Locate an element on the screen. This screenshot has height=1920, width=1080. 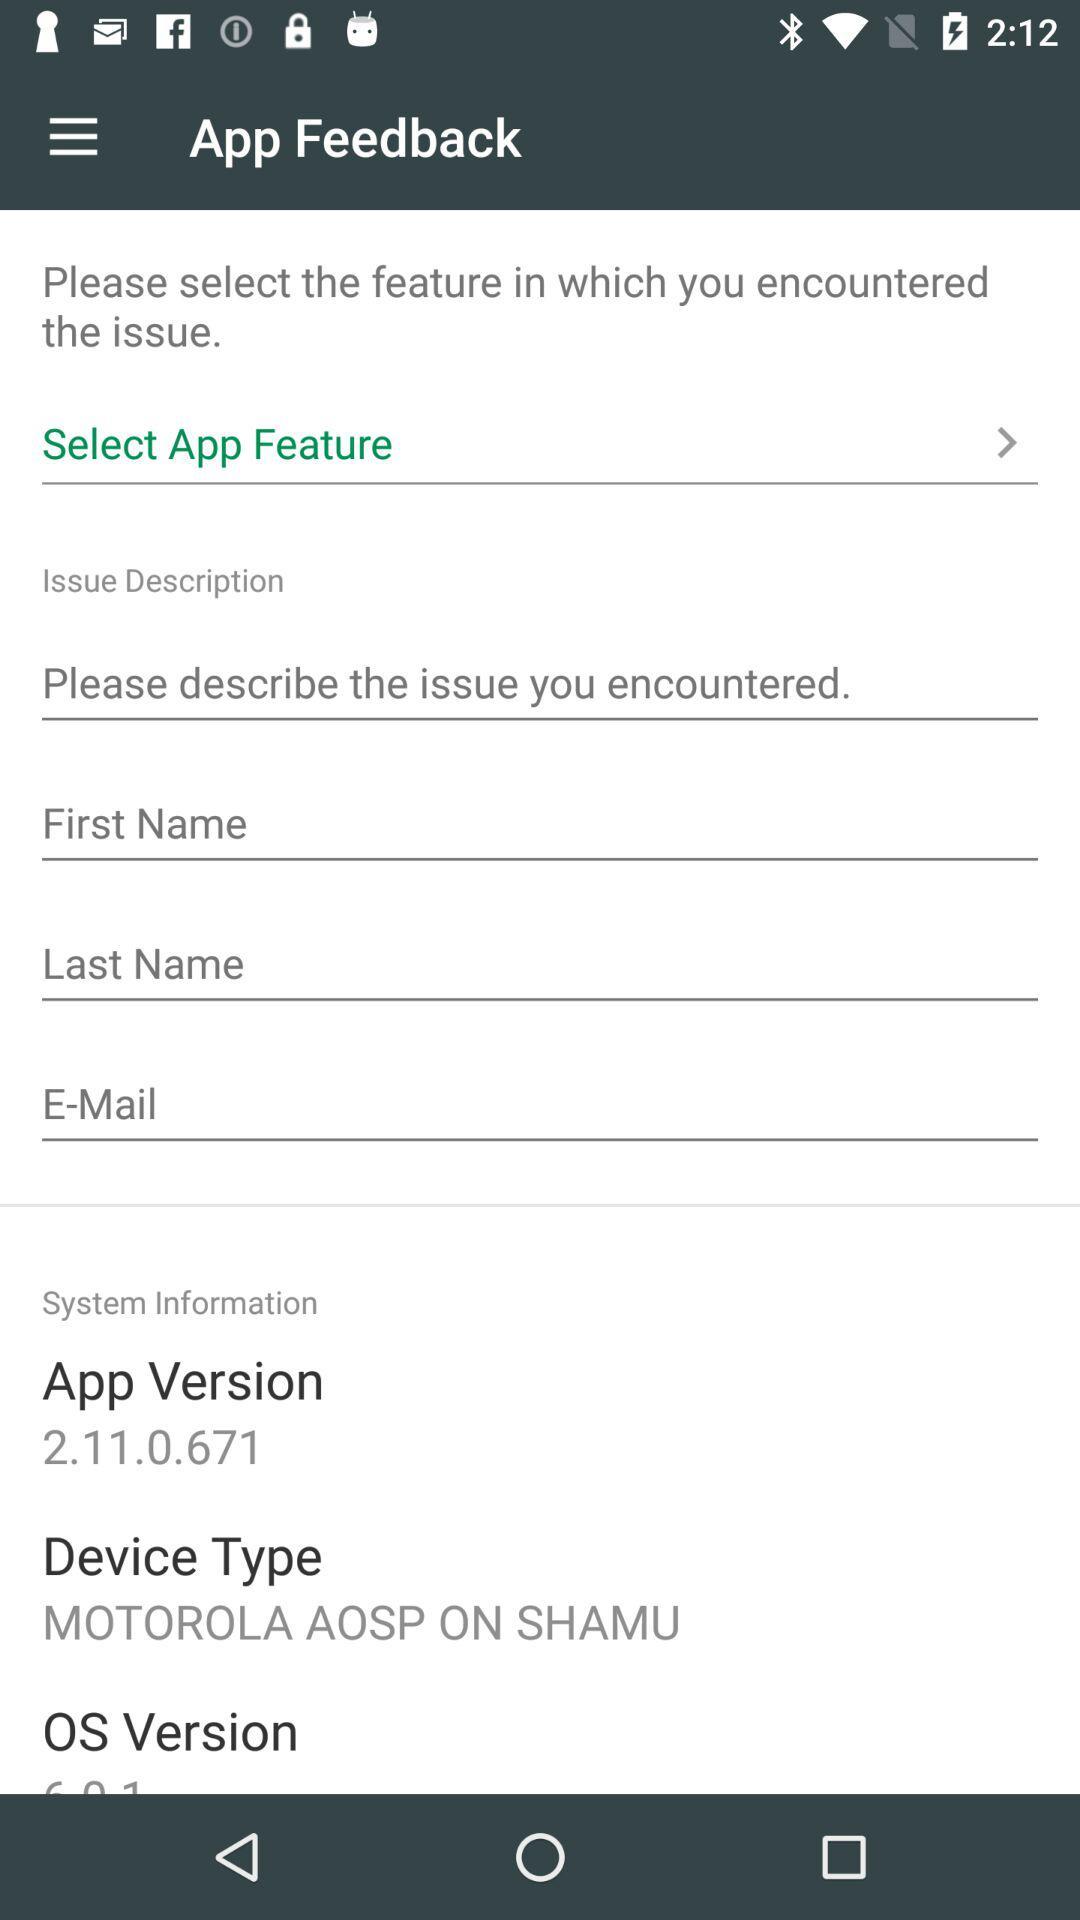
the icon below the issue description is located at coordinates (540, 685).